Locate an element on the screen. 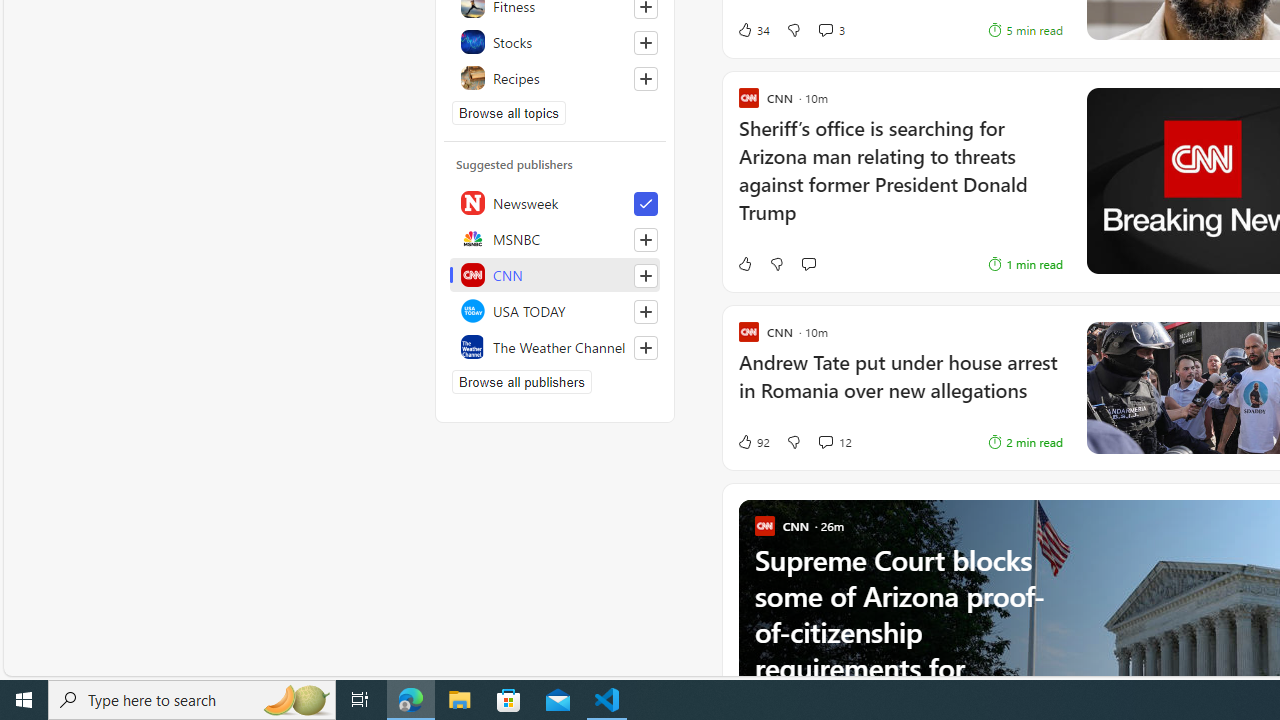 This screenshot has width=1280, height=720. 'Dislike' is located at coordinates (792, 441).